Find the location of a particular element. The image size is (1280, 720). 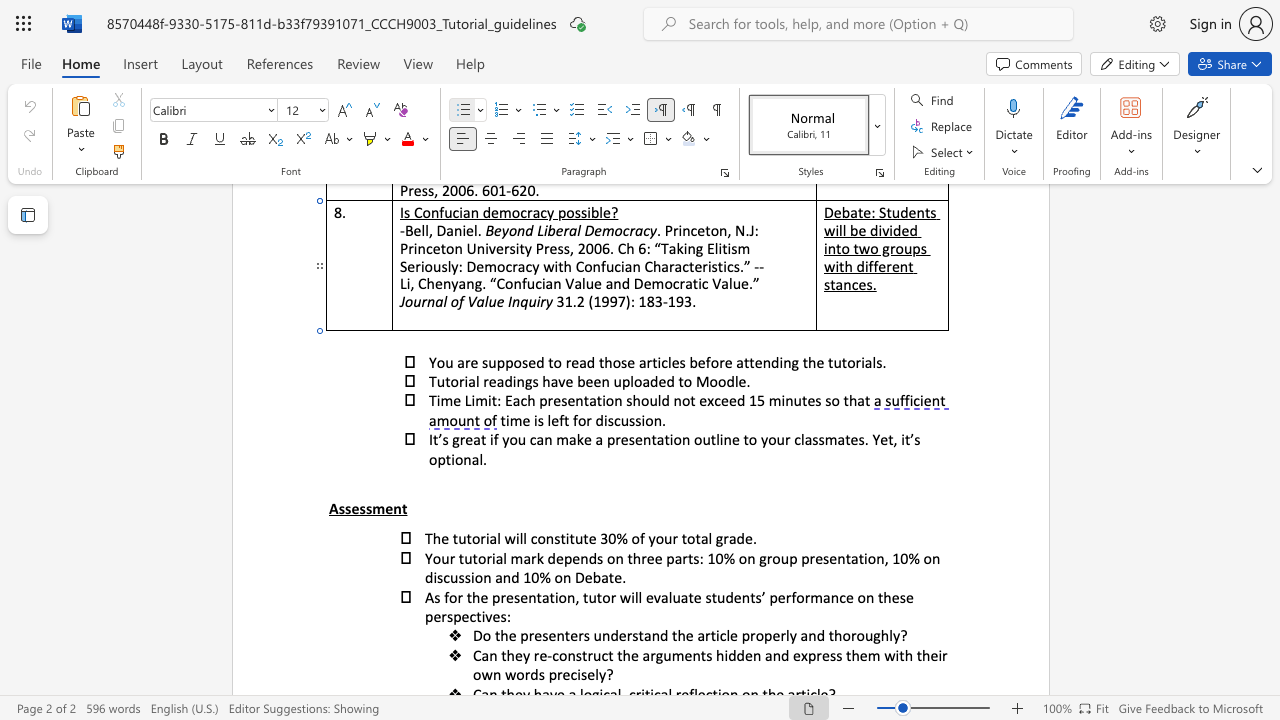

the 4th character "o" in the text is located at coordinates (741, 558).